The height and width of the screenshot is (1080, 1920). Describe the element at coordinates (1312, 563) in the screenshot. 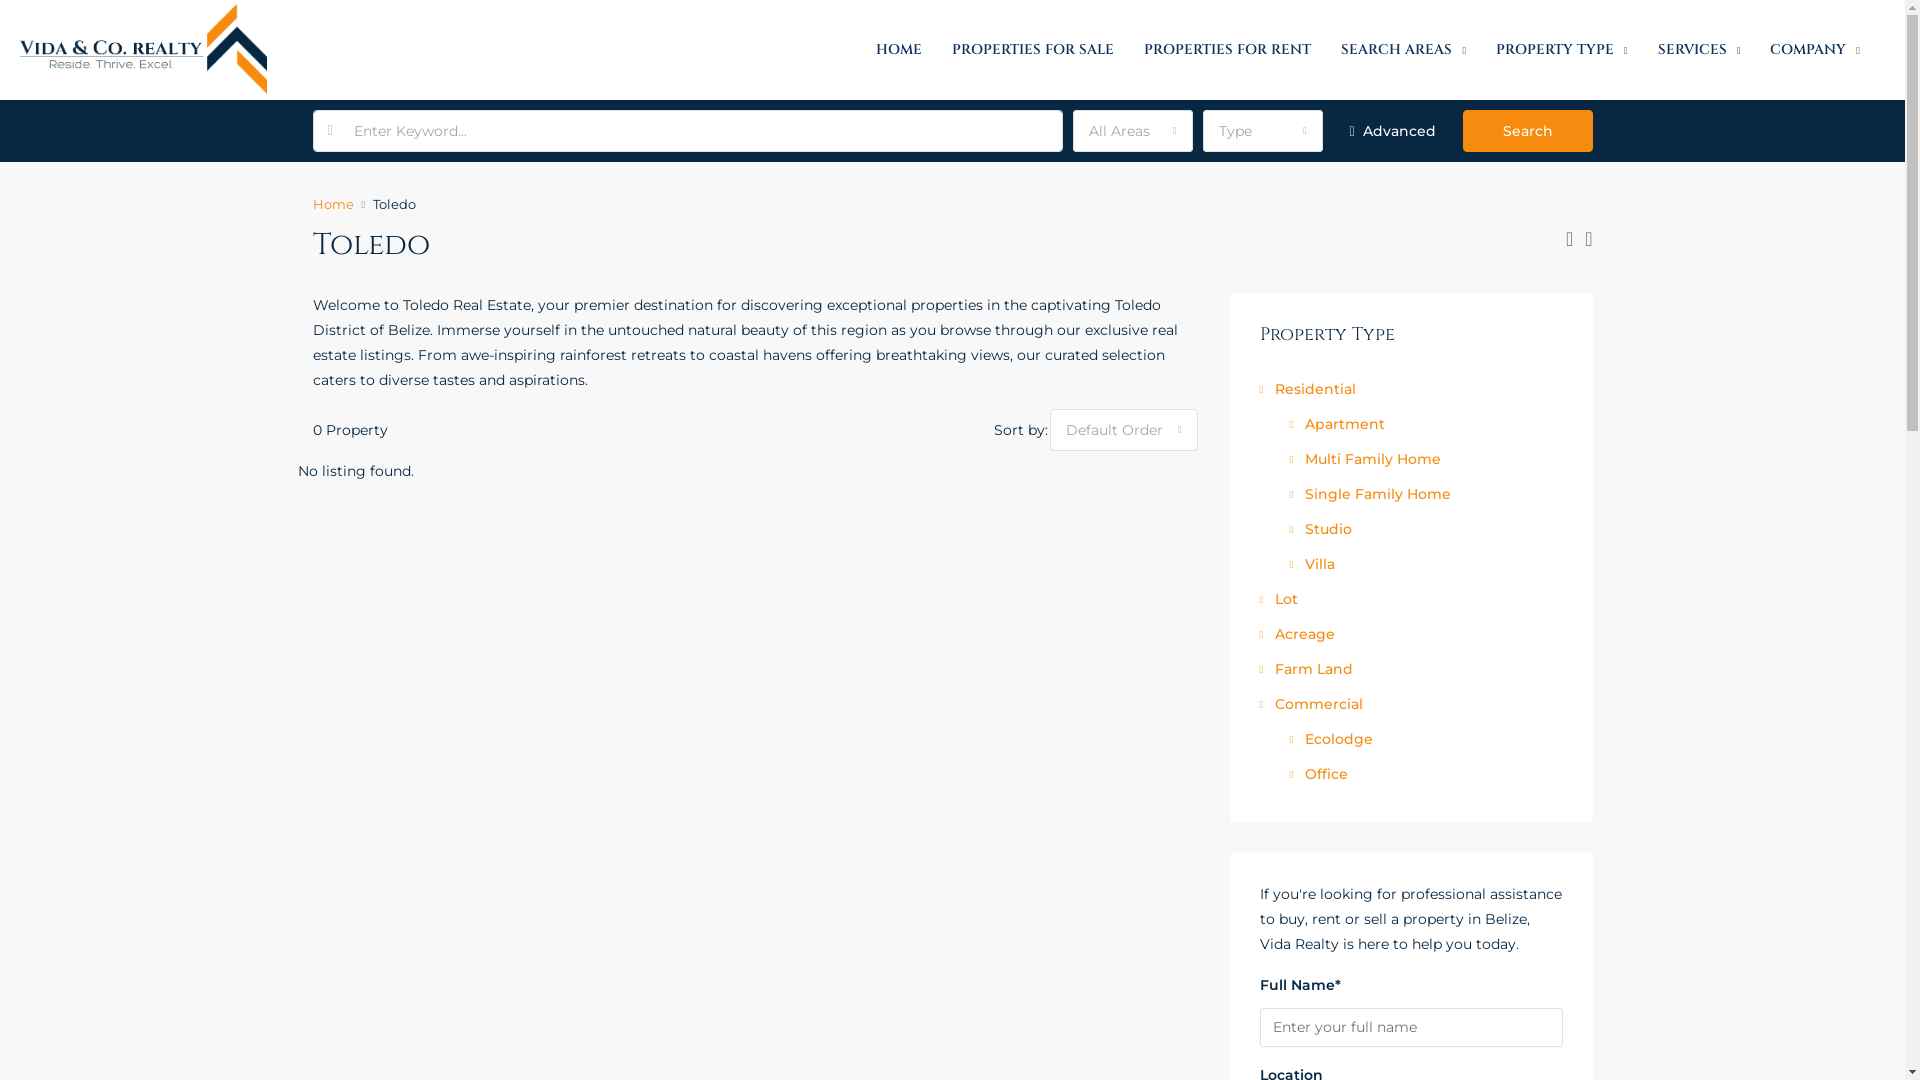

I see `'Villa'` at that location.